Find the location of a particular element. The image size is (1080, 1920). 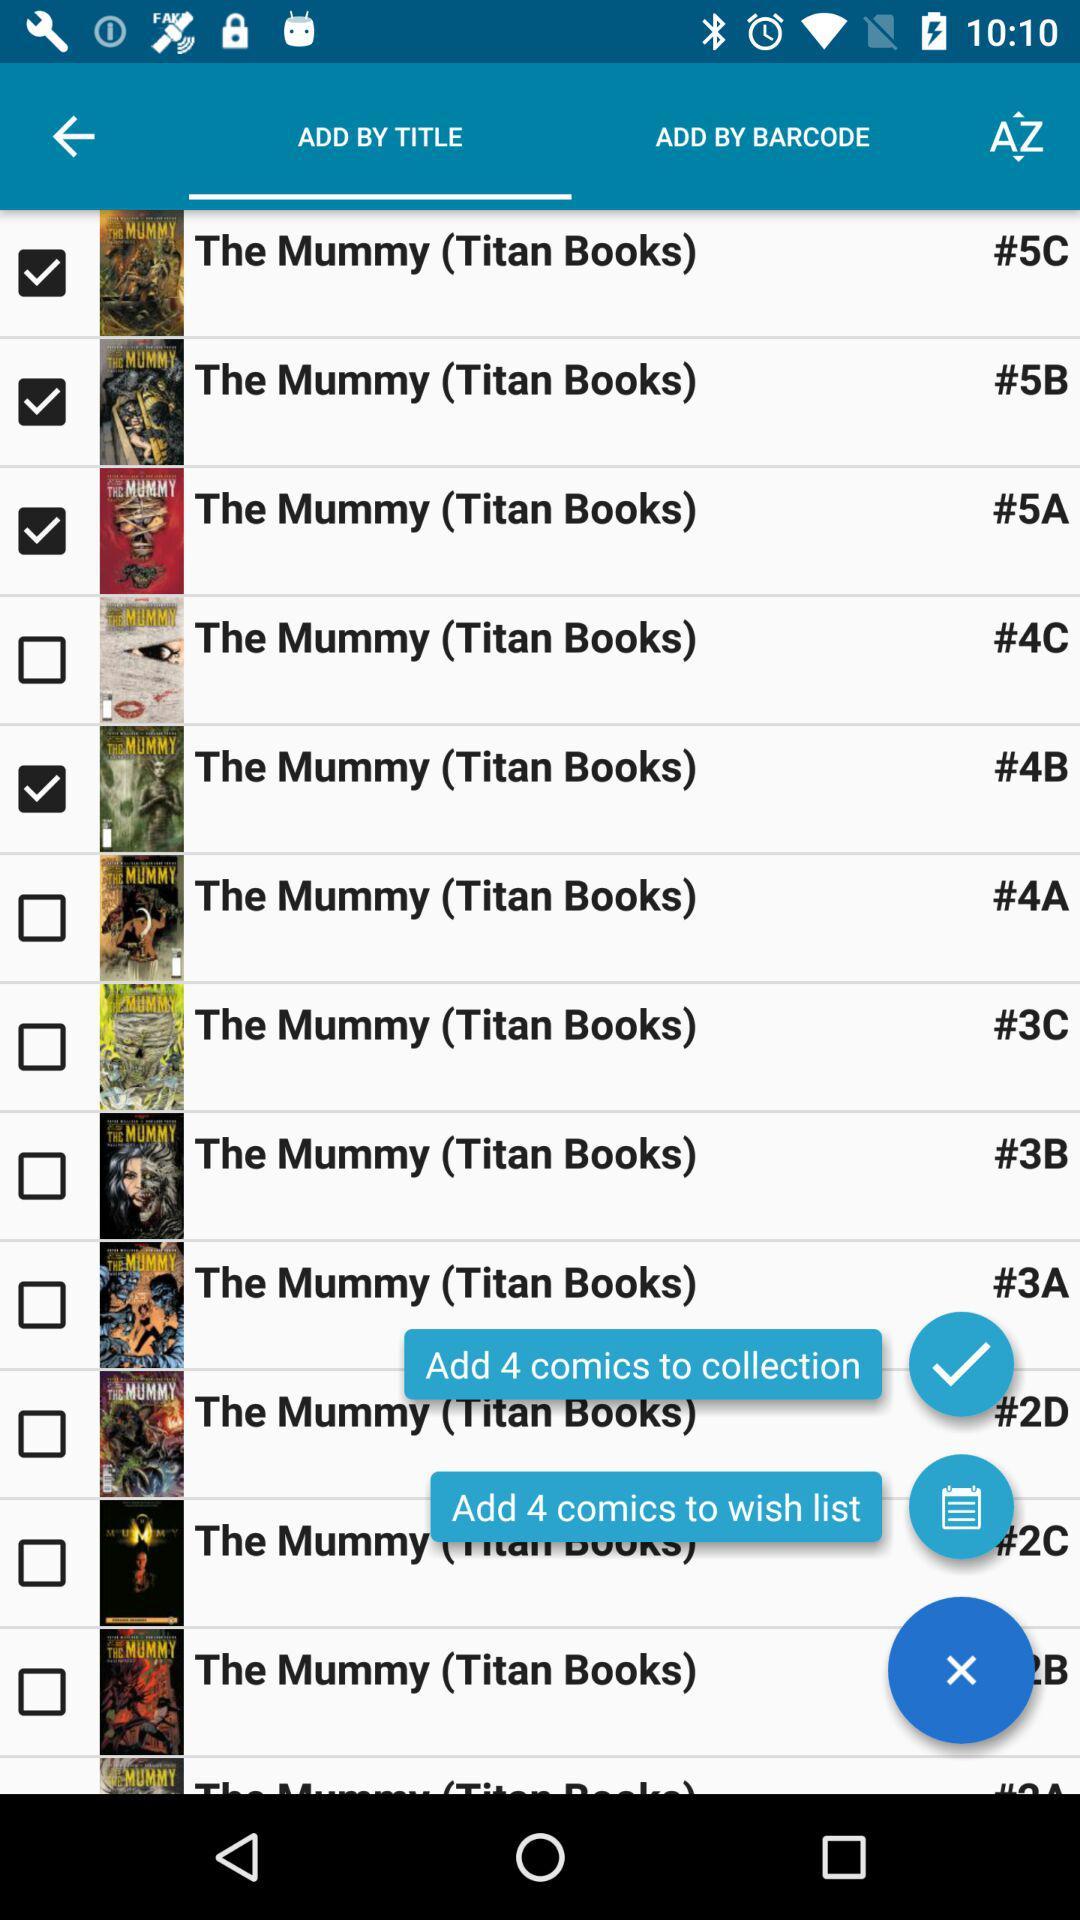

to list is located at coordinates (960, 1506).